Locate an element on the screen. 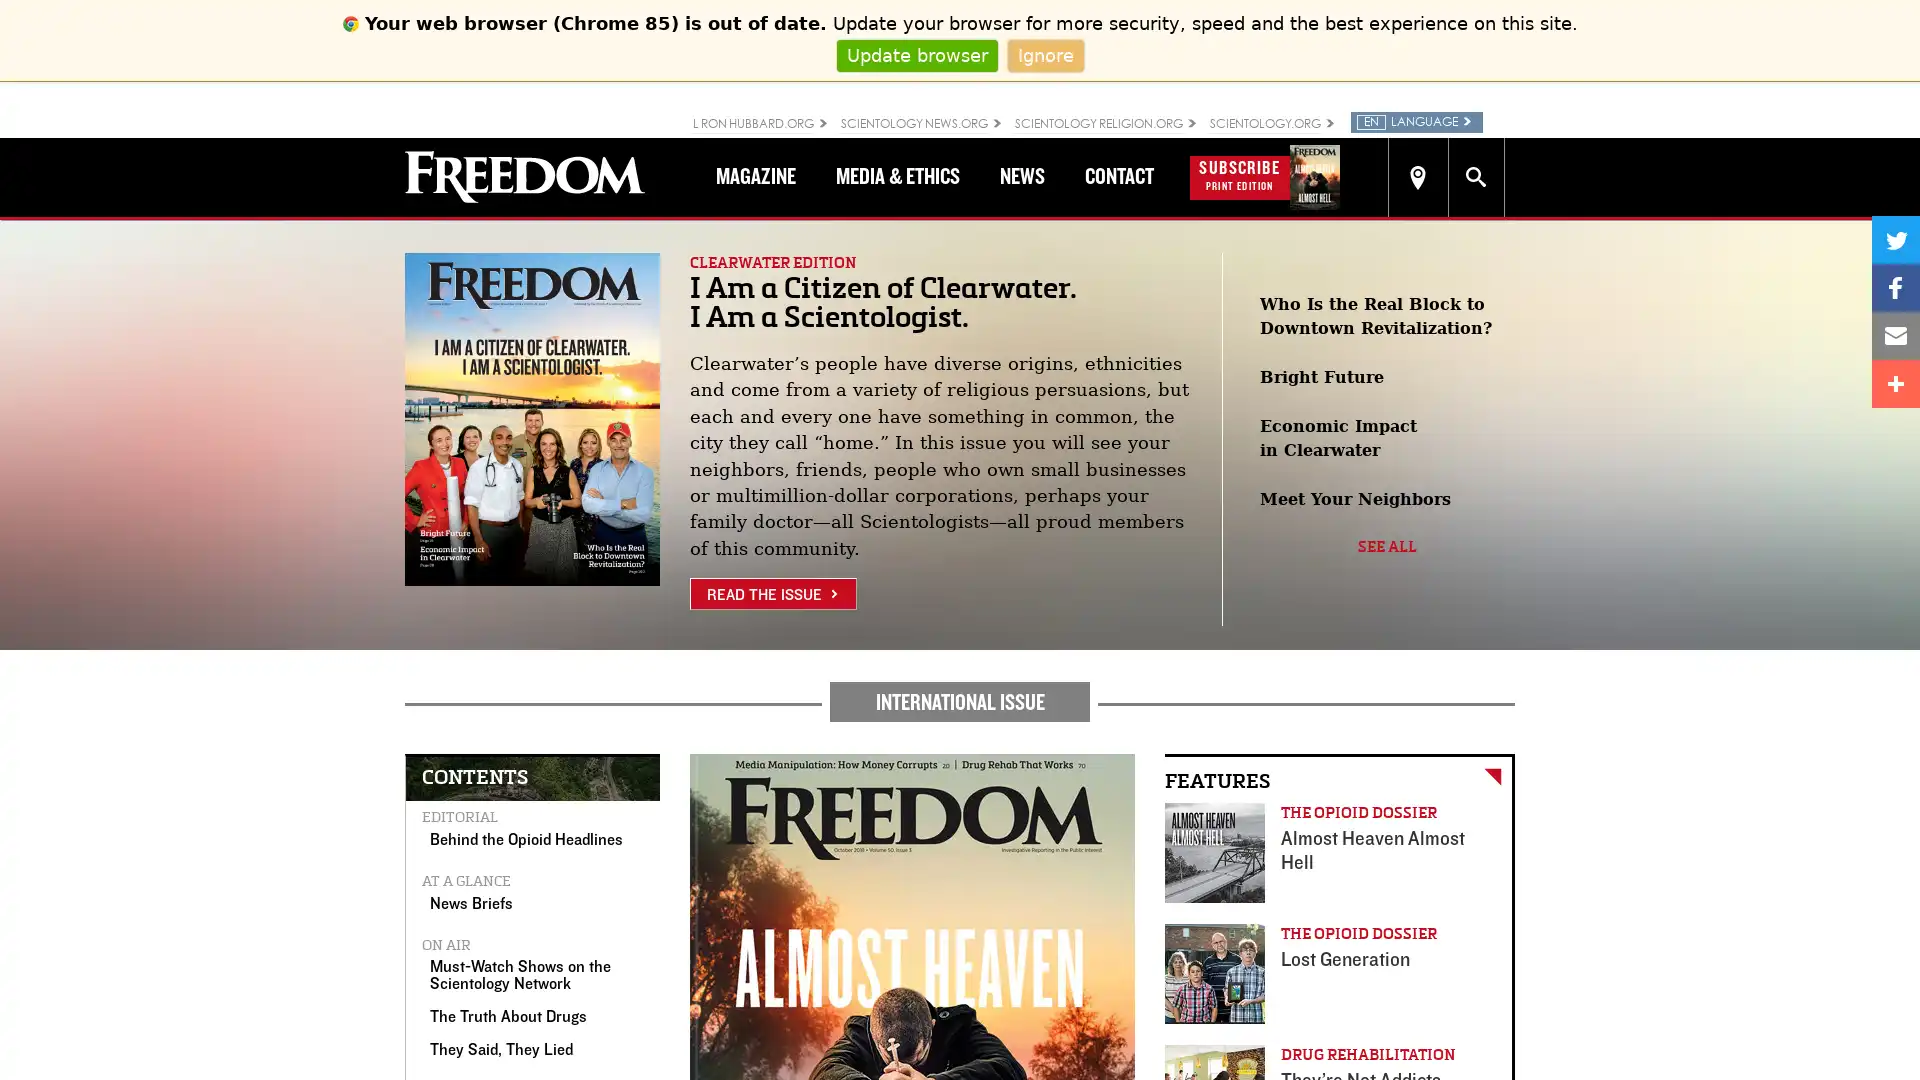 The image size is (1920, 1080). READ THE ISSUE is located at coordinates (771, 593).